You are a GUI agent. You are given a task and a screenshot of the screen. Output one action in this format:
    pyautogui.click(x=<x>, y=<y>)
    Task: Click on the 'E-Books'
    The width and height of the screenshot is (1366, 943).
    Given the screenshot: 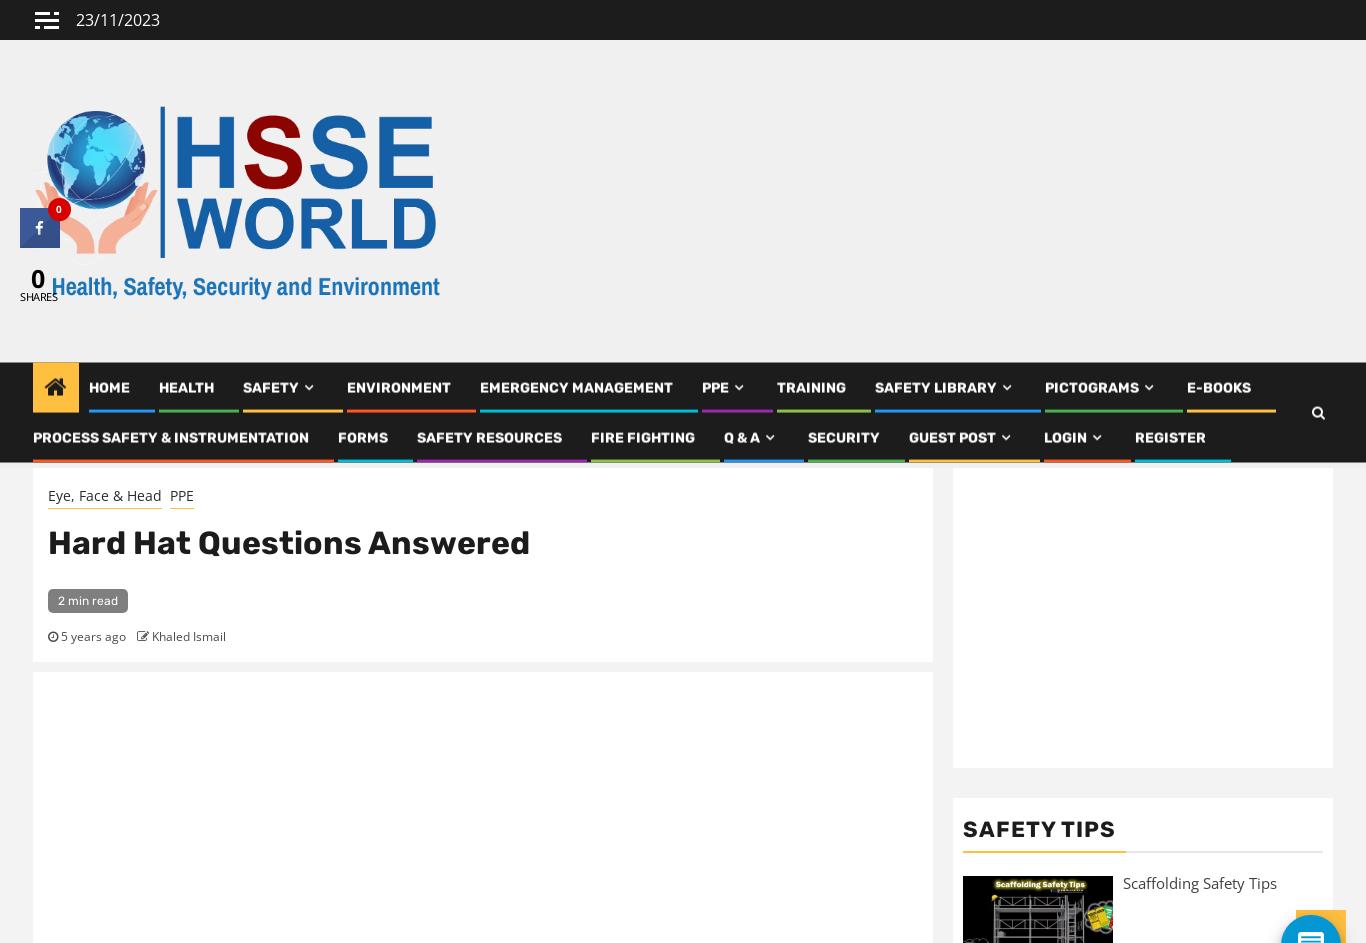 What is the action you would take?
    pyautogui.click(x=1219, y=394)
    